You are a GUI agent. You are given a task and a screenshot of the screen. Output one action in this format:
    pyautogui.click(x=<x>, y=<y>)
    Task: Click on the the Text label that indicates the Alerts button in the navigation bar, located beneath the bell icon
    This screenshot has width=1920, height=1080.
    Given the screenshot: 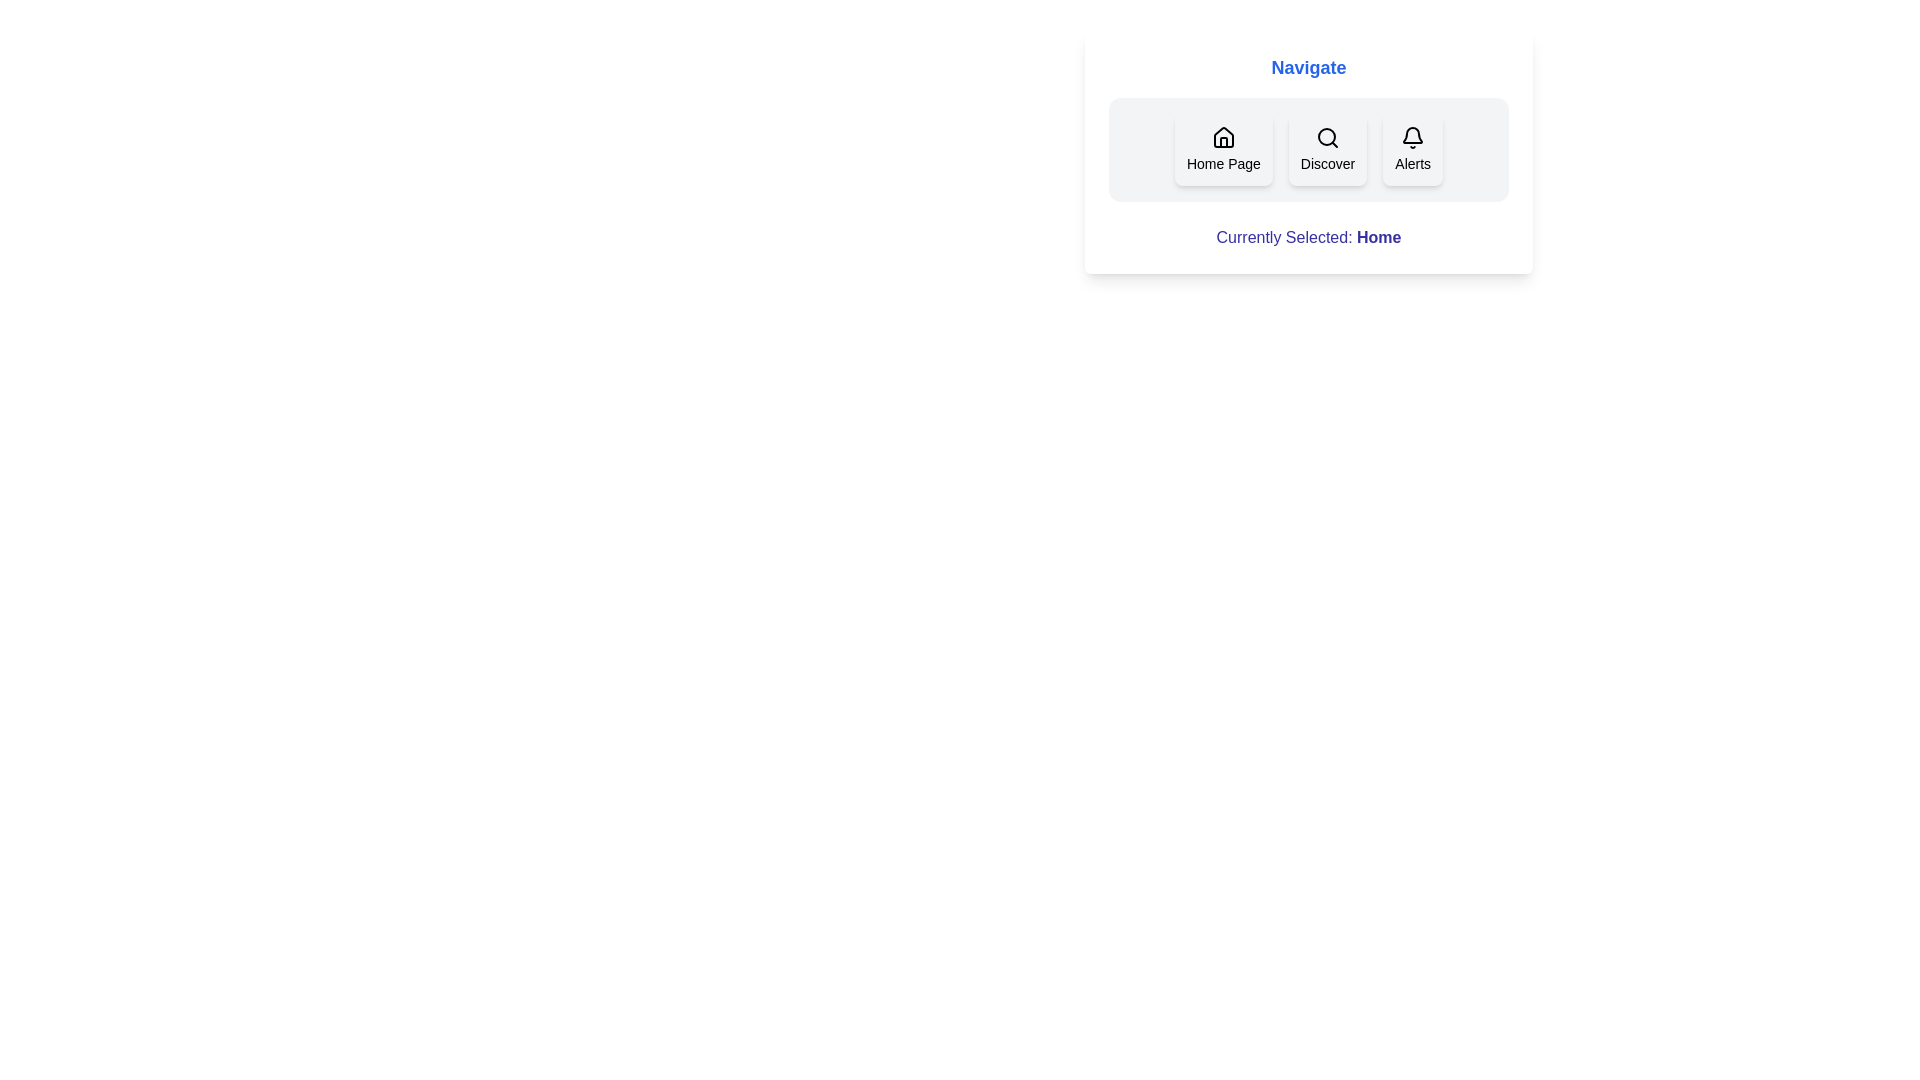 What is the action you would take?
    pyautogui.click(x=1412, y=163)
    